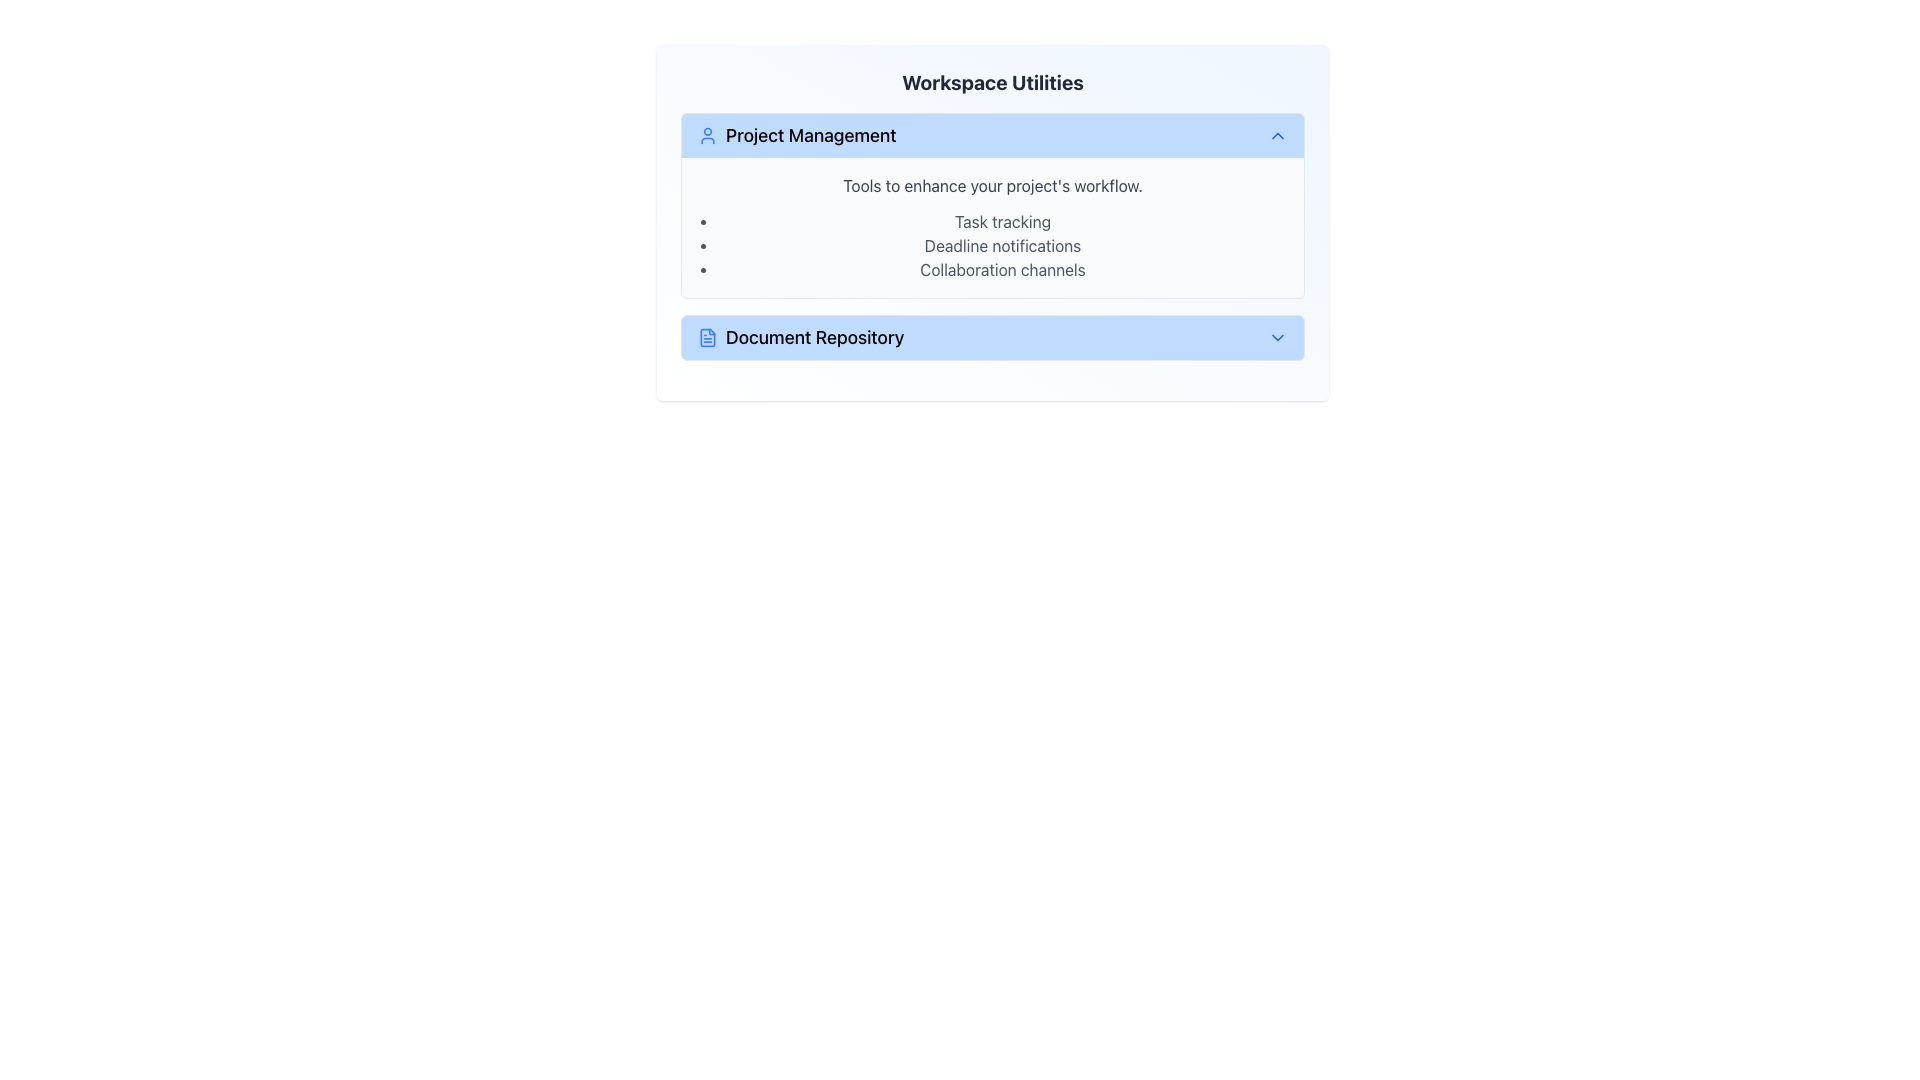  Describe the element at coordinates (708, 337) in the screenshot. I see `the blue document icon located to the left of the 'Document Repository' label in the Workspace Utilities interface` at that location.